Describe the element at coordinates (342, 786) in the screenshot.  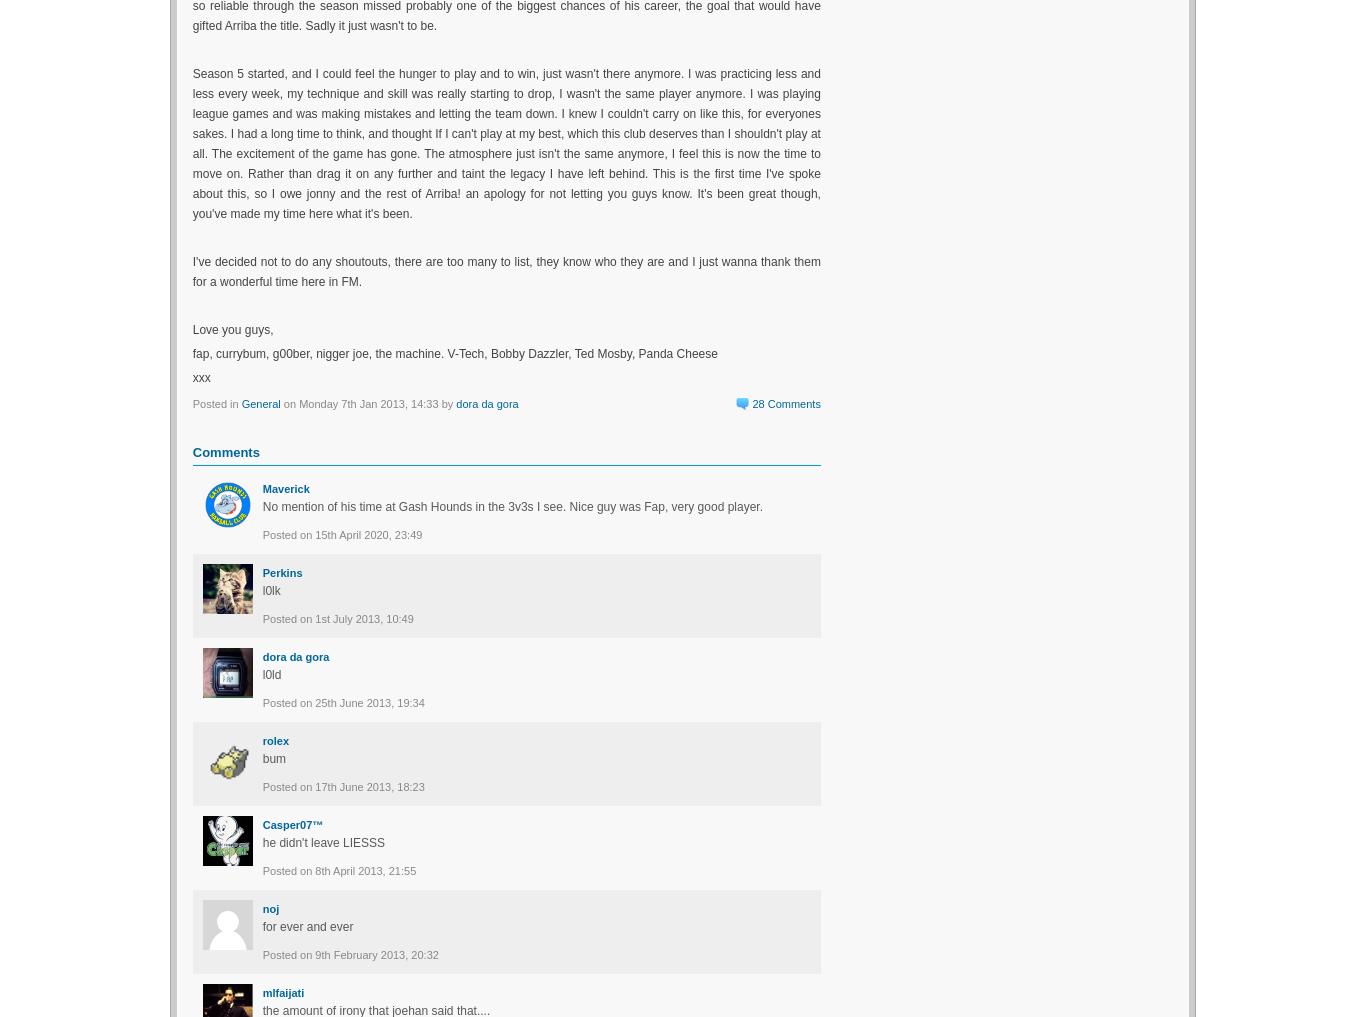
I see `'Posted on 17th June 2013, 18:23'` at that location.